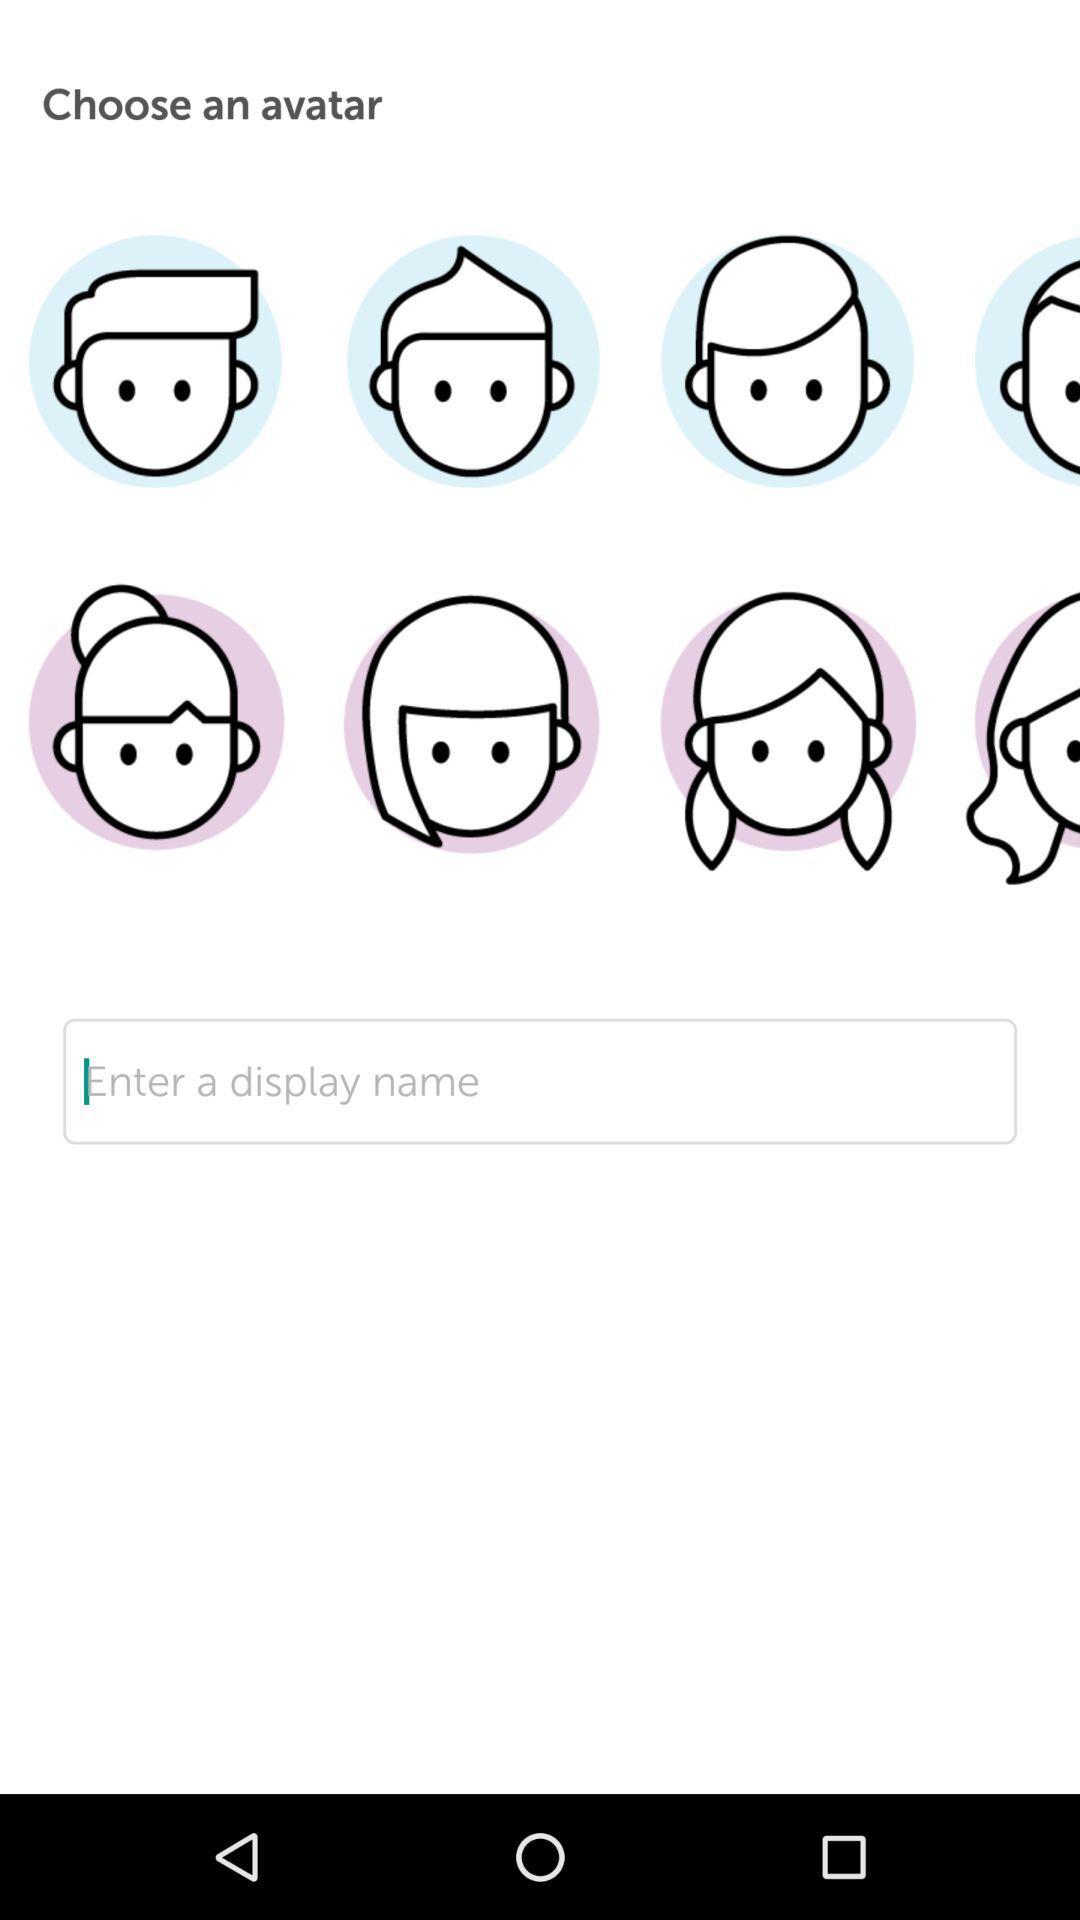 The image size is (1080, 1920). I want to click on choose avatar, so click(1012, 391).